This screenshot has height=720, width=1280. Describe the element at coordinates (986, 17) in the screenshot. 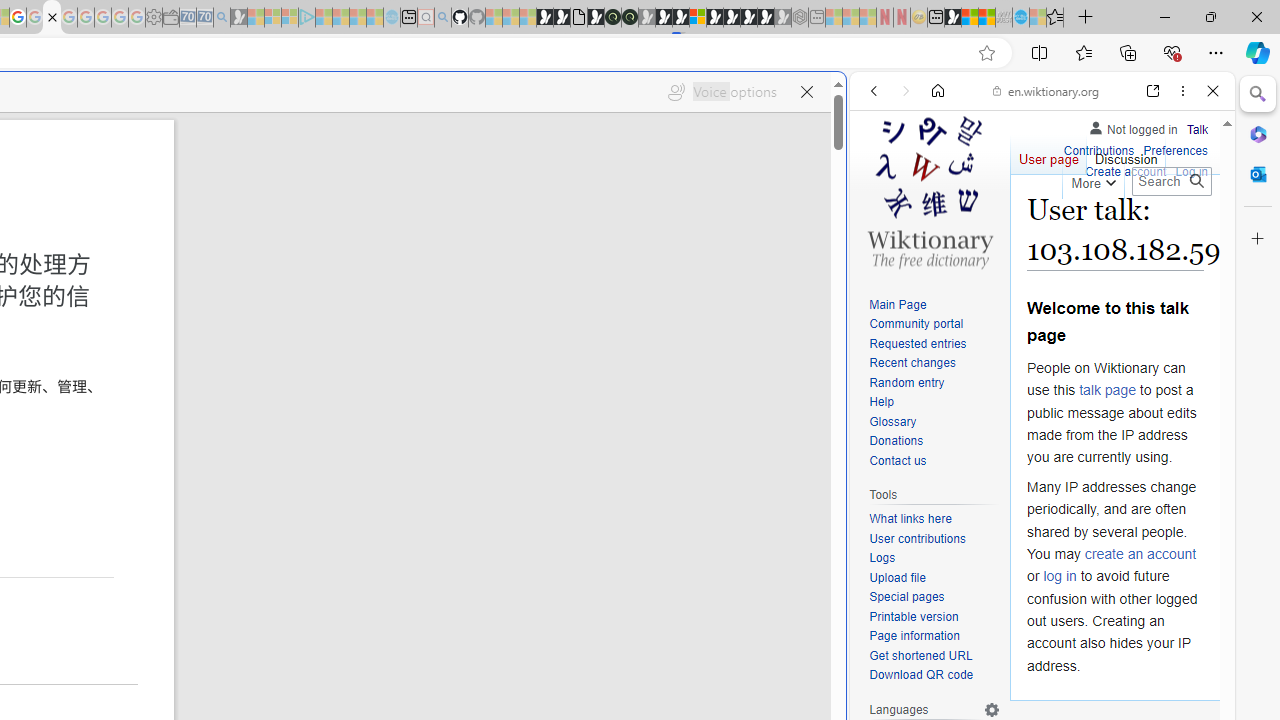

I see `'Earth has six continents not seven, radical new study claims'` at that location.